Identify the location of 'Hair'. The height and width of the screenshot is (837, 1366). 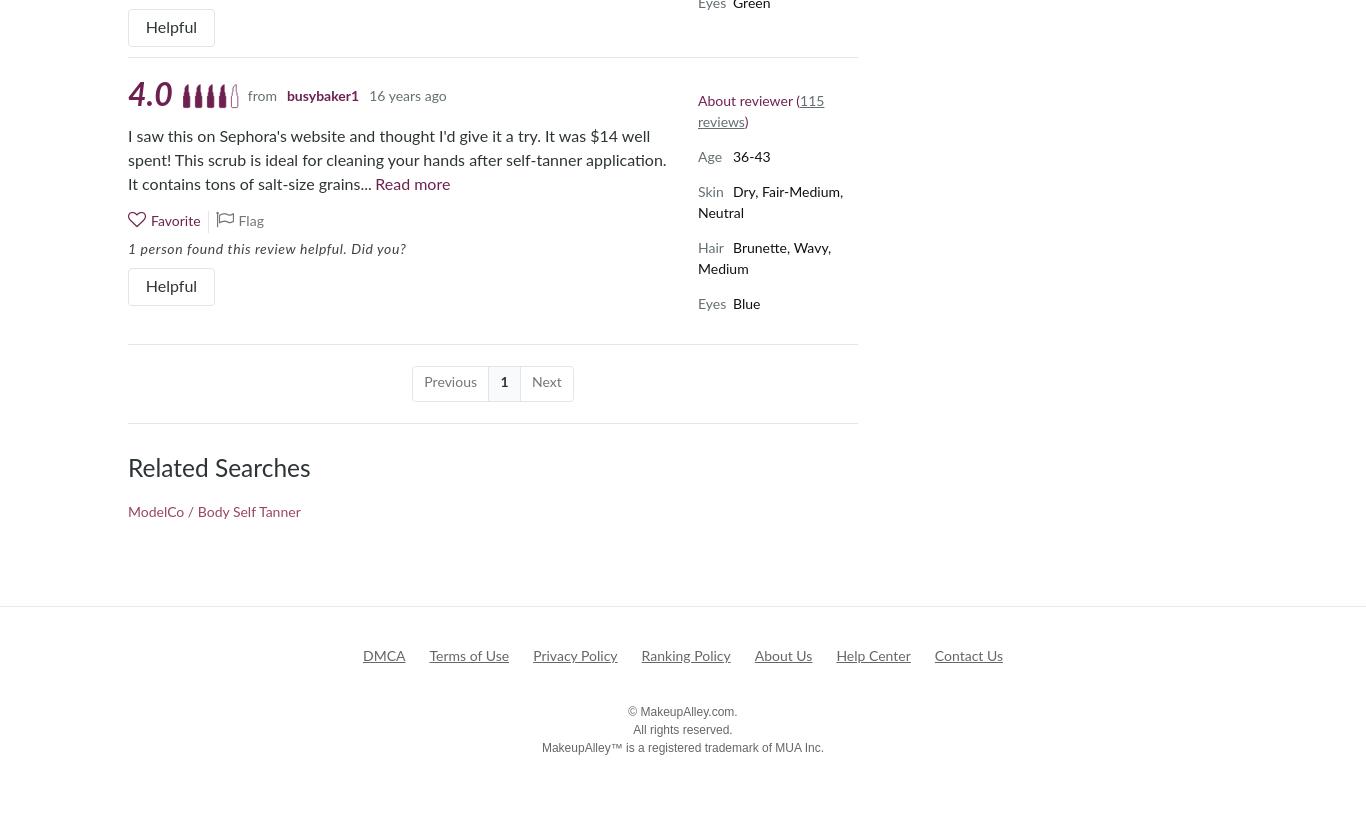
(710, 247).